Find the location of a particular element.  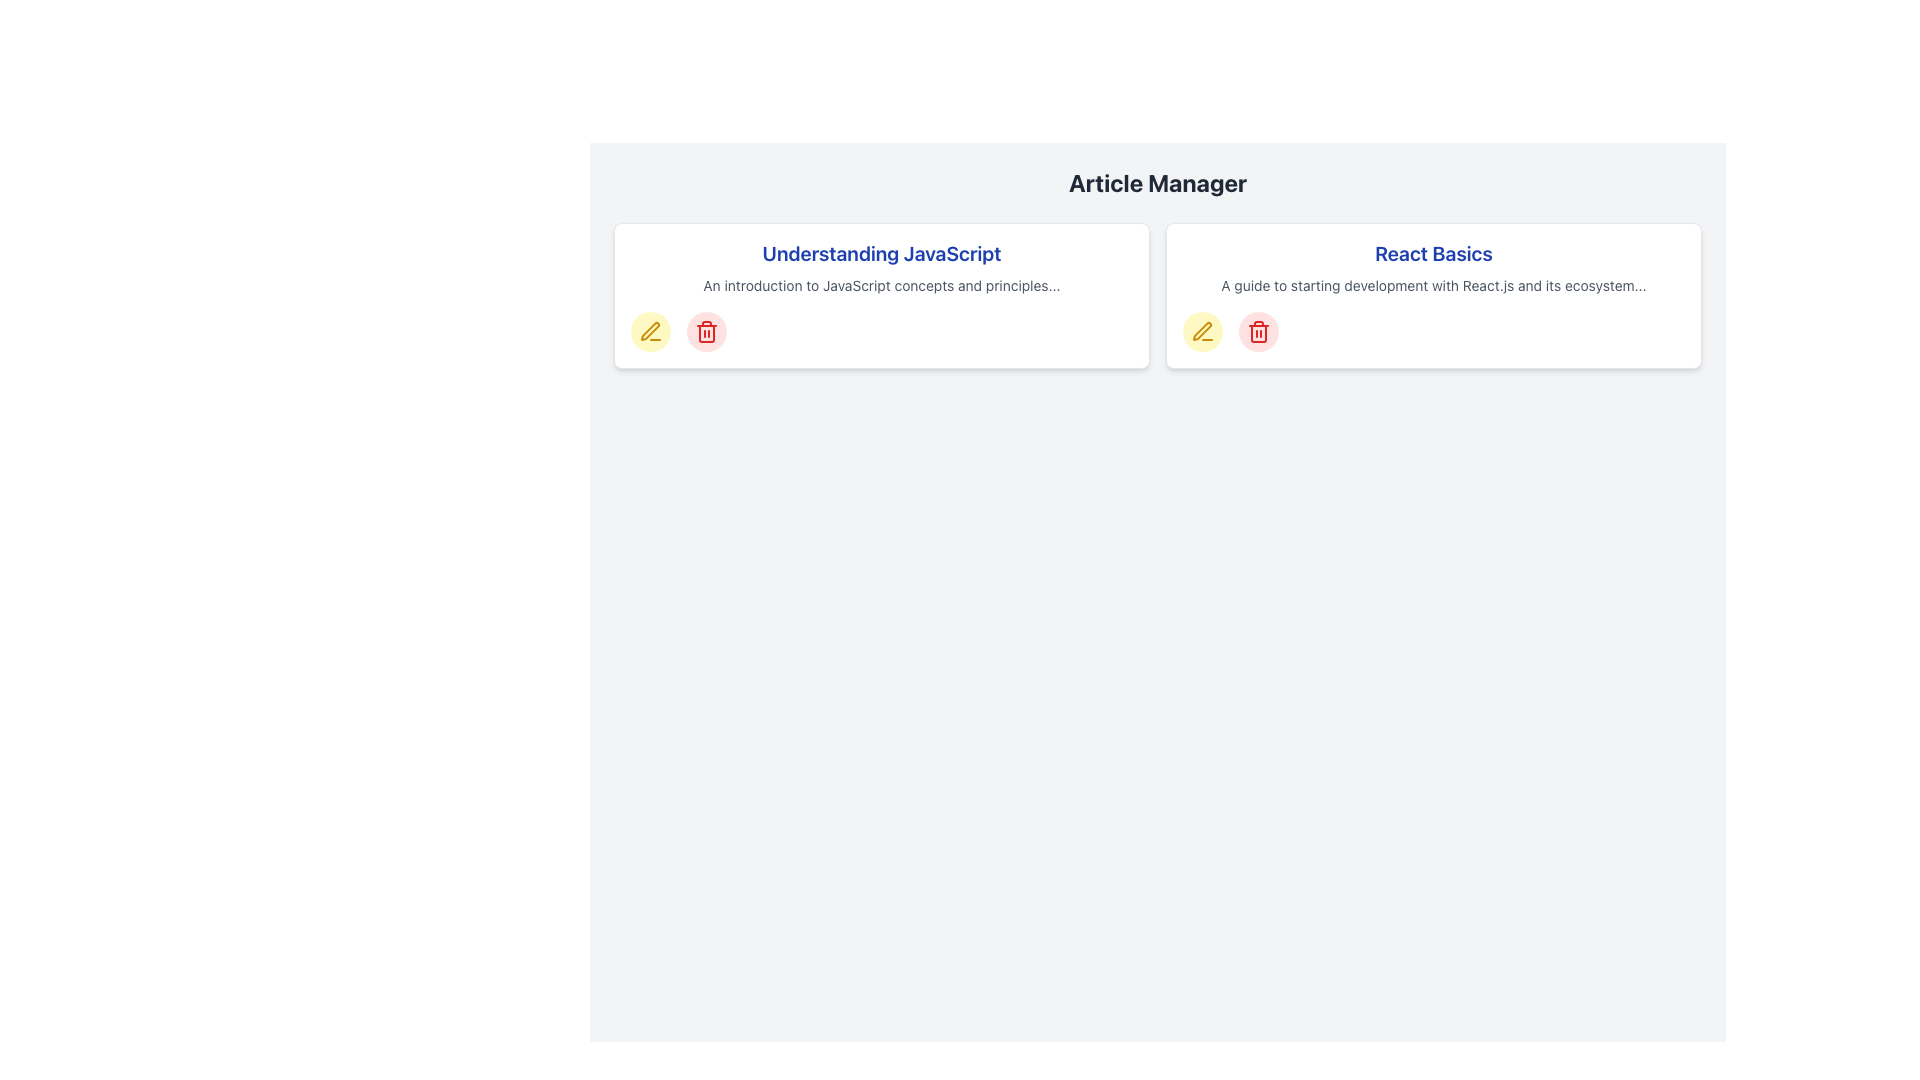

the delete icon located to the right of the yellow pencil icon in the actions section of the 'Understanding JavaScript' article card to initiate the deletion of this item is located at coordinates (706, 330).